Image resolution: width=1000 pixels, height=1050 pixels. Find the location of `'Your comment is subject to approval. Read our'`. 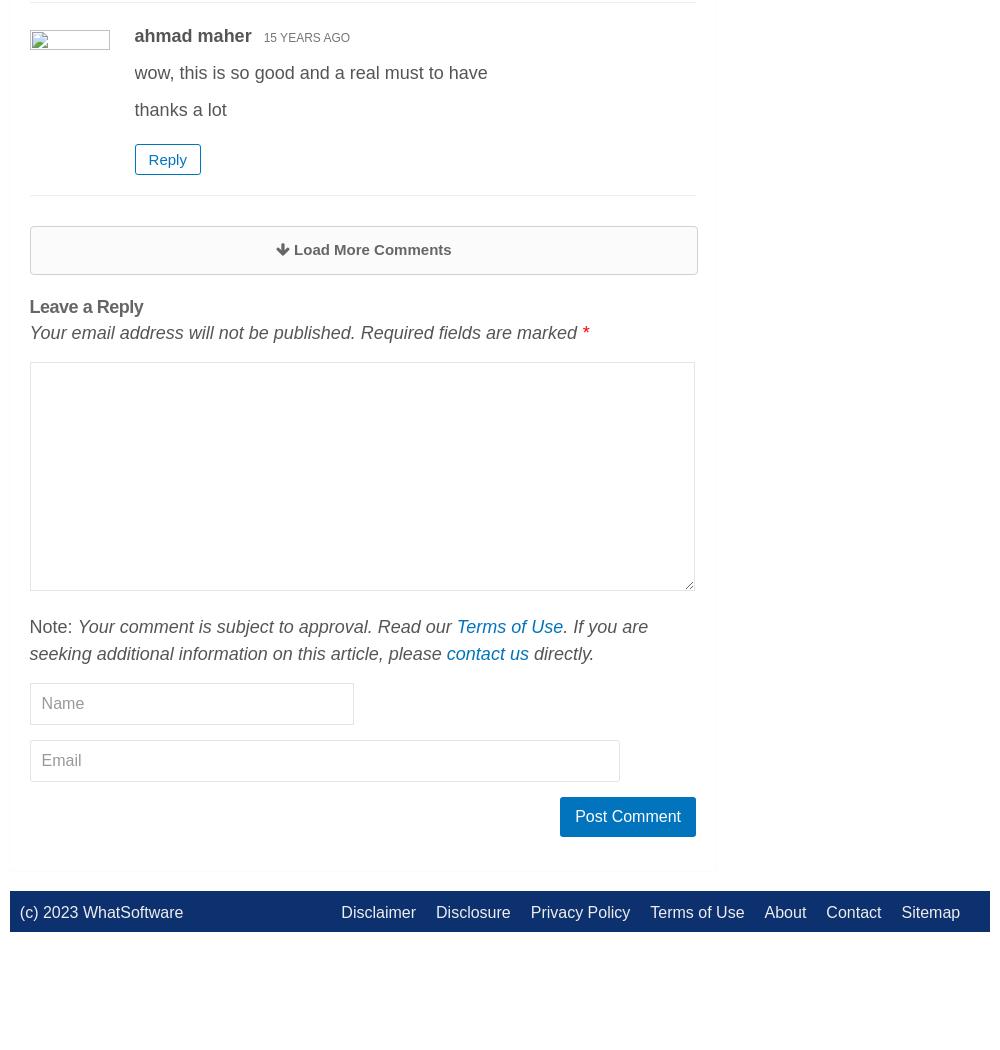

'Your comment is subject to approval. Read our' is located at coordinates (266, 626).